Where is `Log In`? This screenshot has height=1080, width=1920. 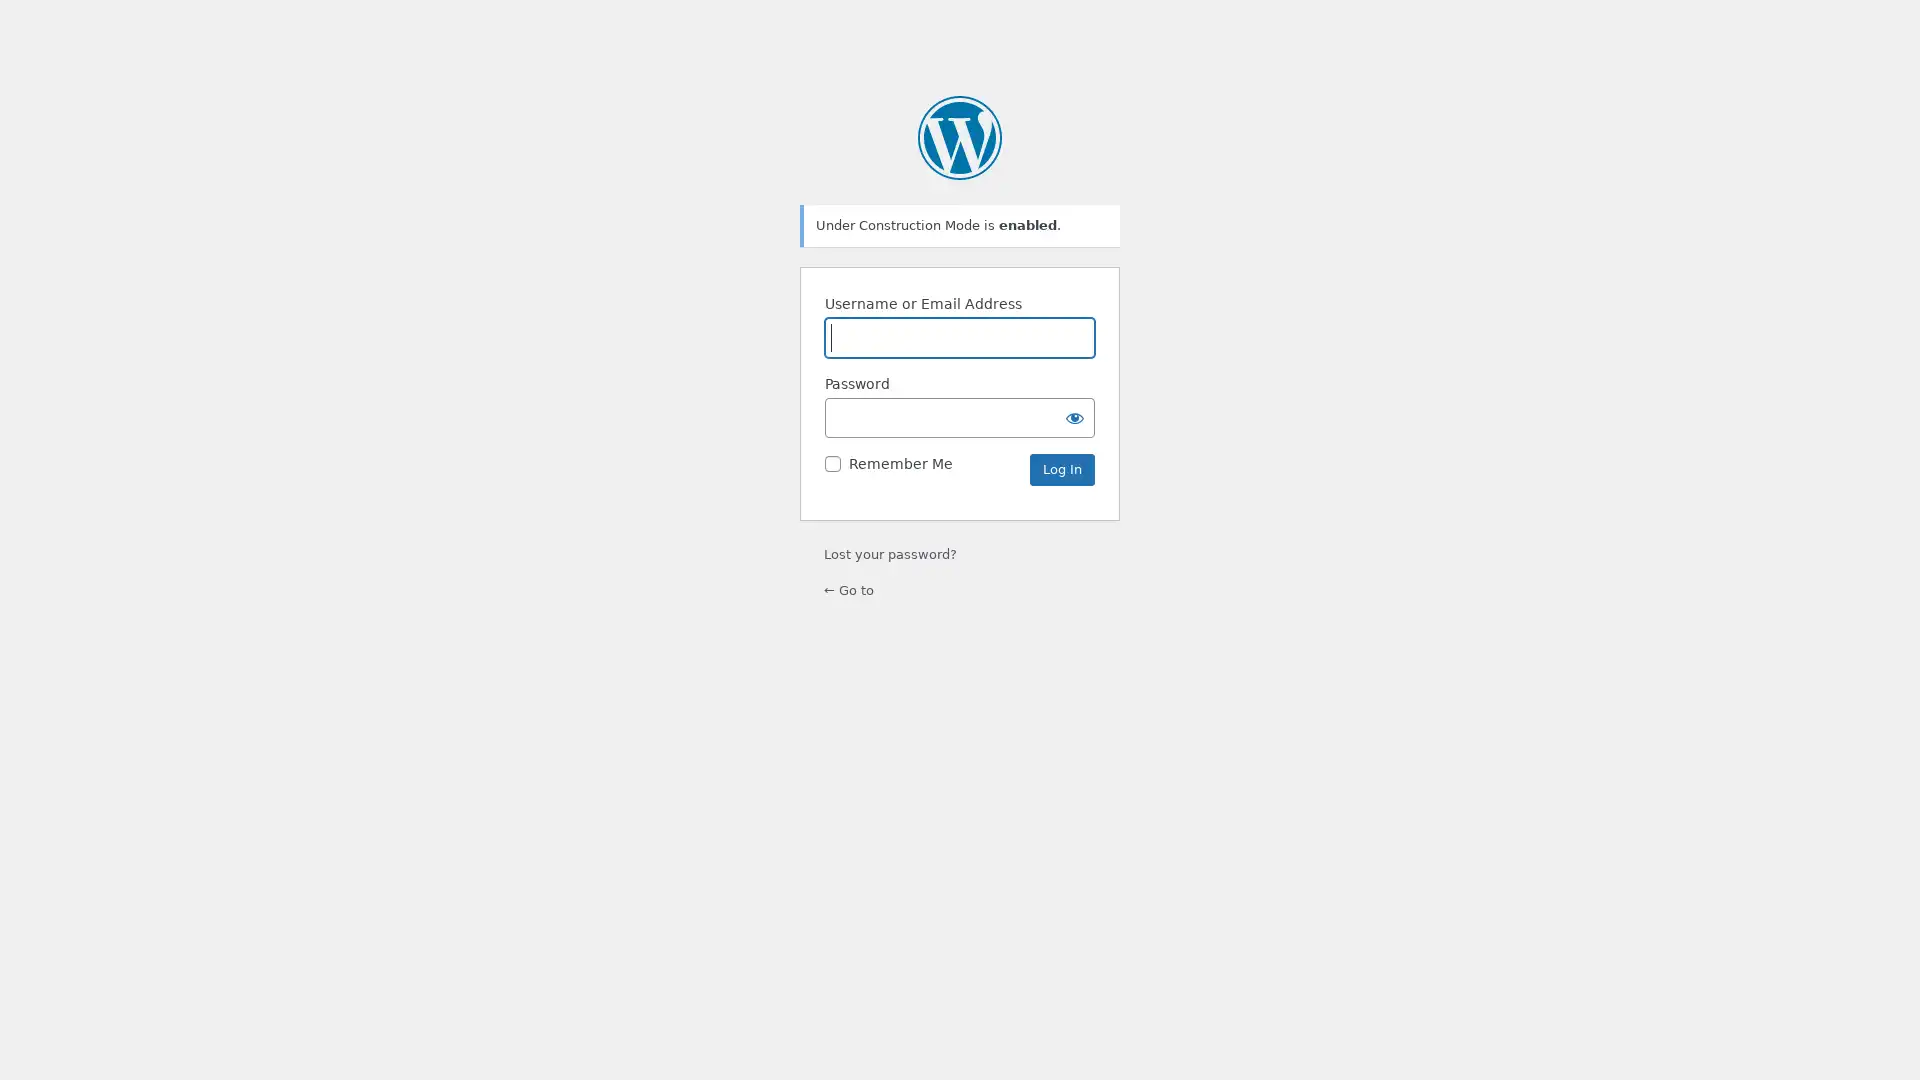
Log In is located at coordinates (1061, 470).